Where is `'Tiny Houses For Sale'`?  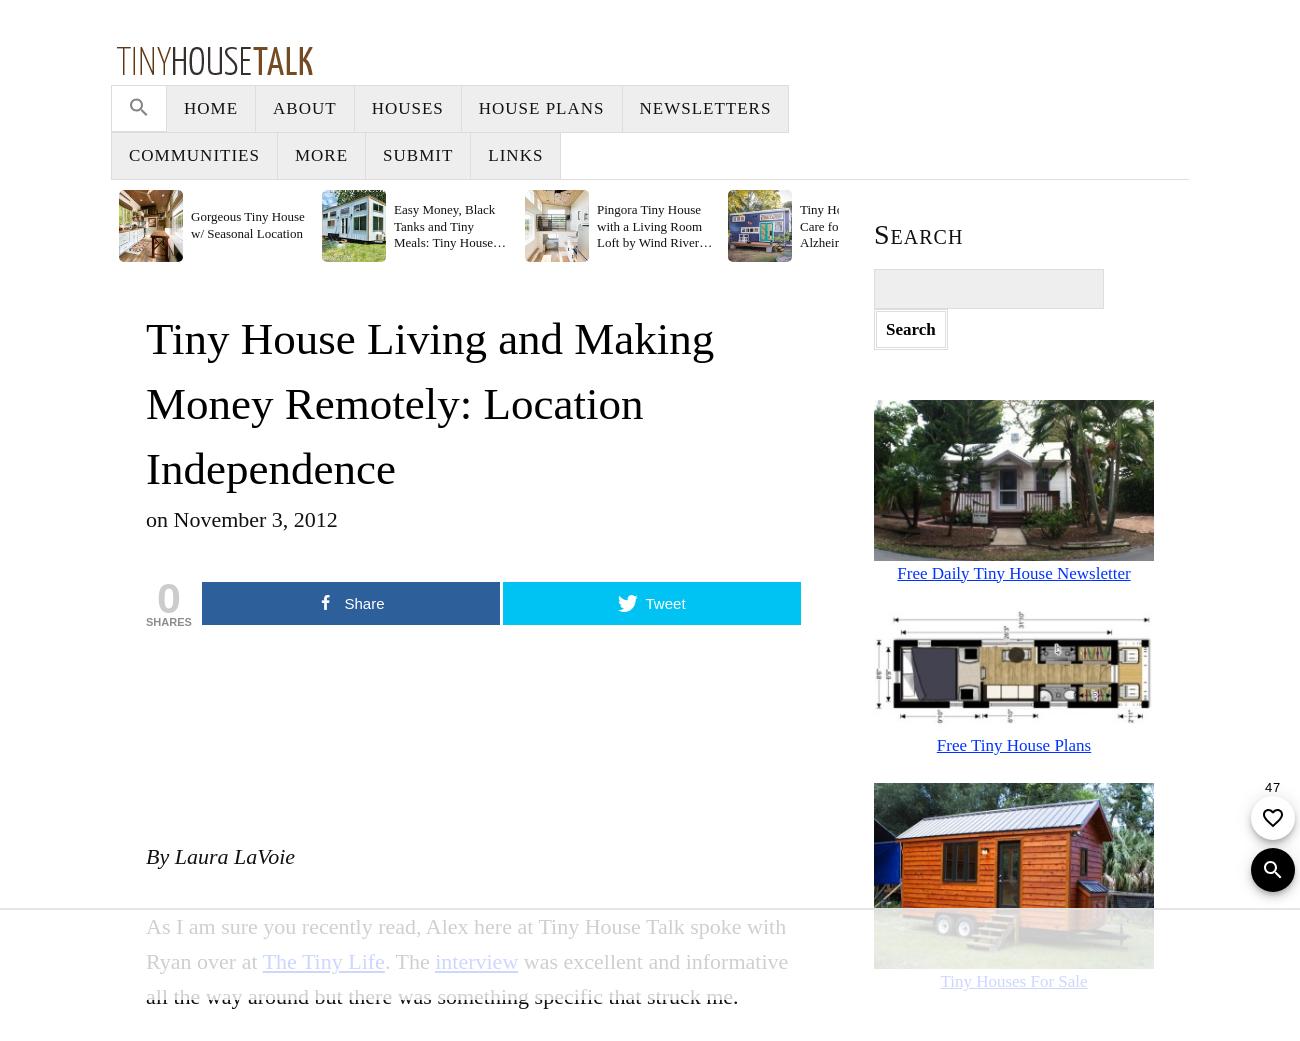 'Tiny Houses For Sale' is located at coordinates (1012, 981).